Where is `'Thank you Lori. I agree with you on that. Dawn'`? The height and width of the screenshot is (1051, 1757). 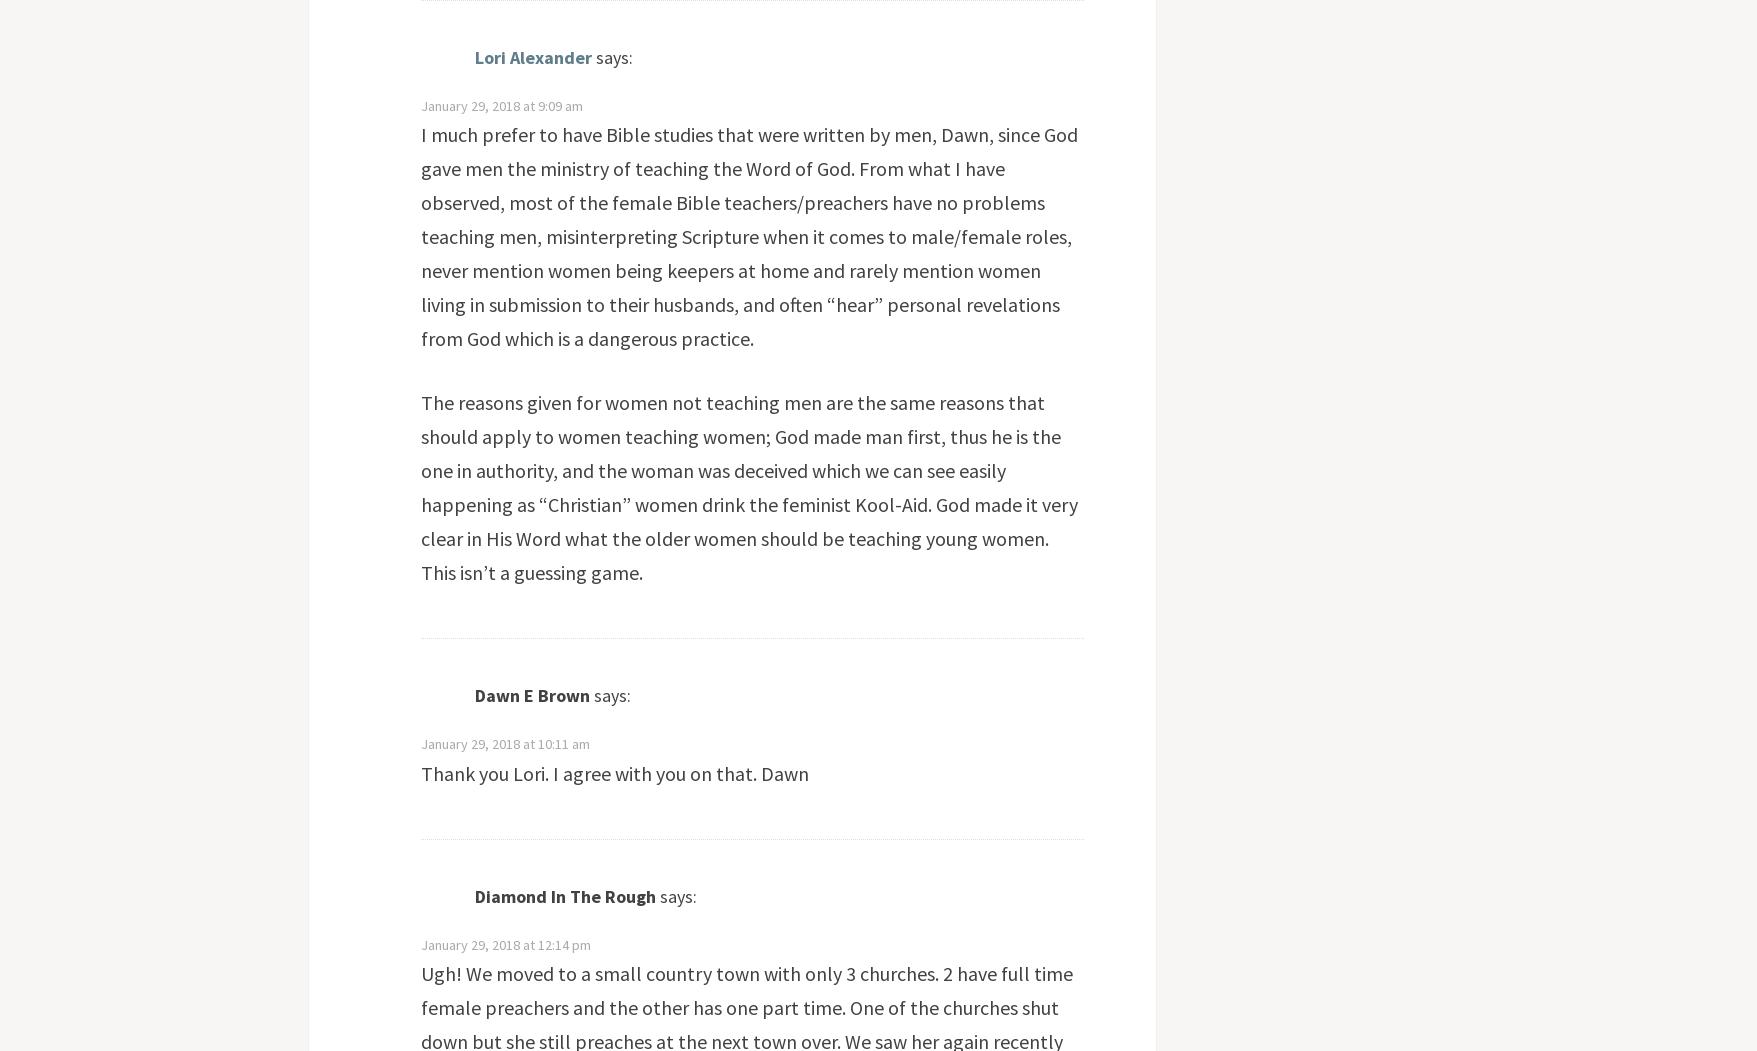 'Thank you Lori. I agree with you on that. Dawn' is located at coordinates (614, 771).